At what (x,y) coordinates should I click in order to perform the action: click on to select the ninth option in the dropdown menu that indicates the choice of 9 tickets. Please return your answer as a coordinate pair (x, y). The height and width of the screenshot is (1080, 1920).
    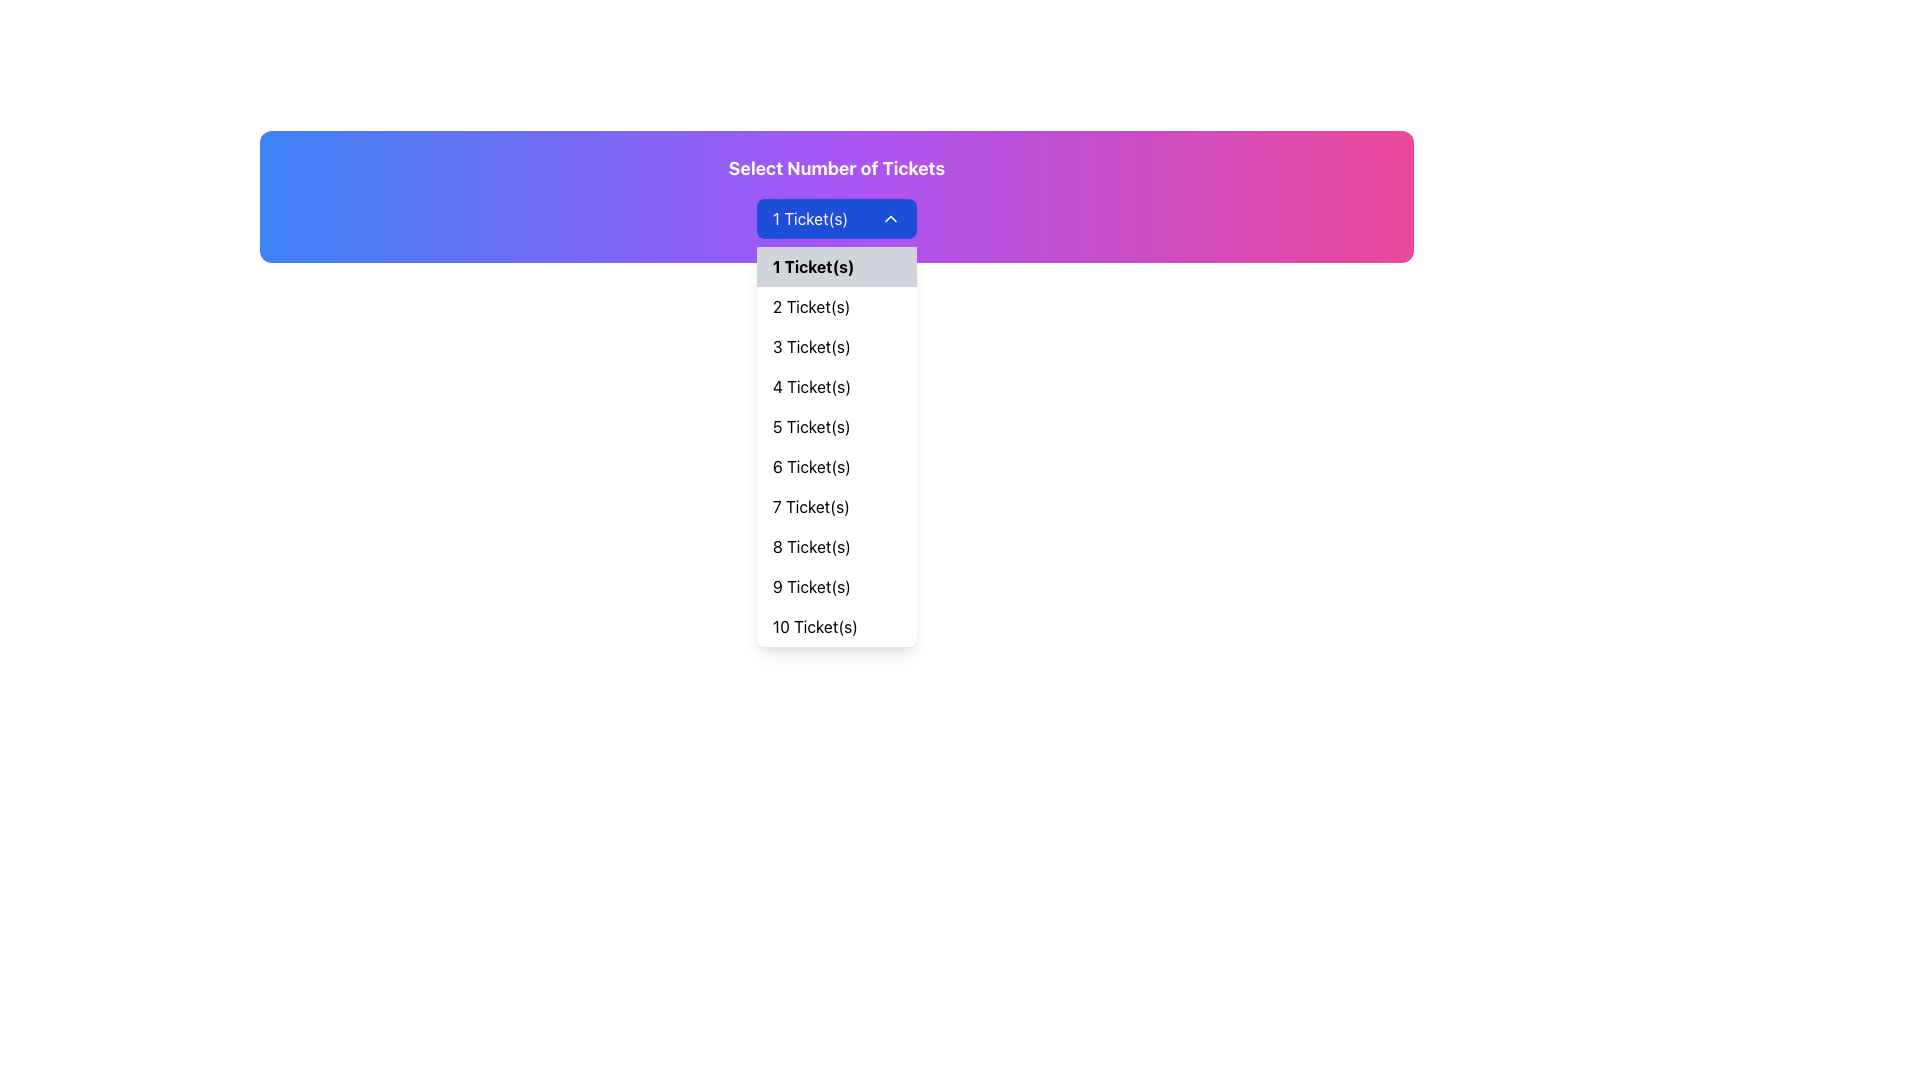
    Looking at the image, I should click on (836, 585).